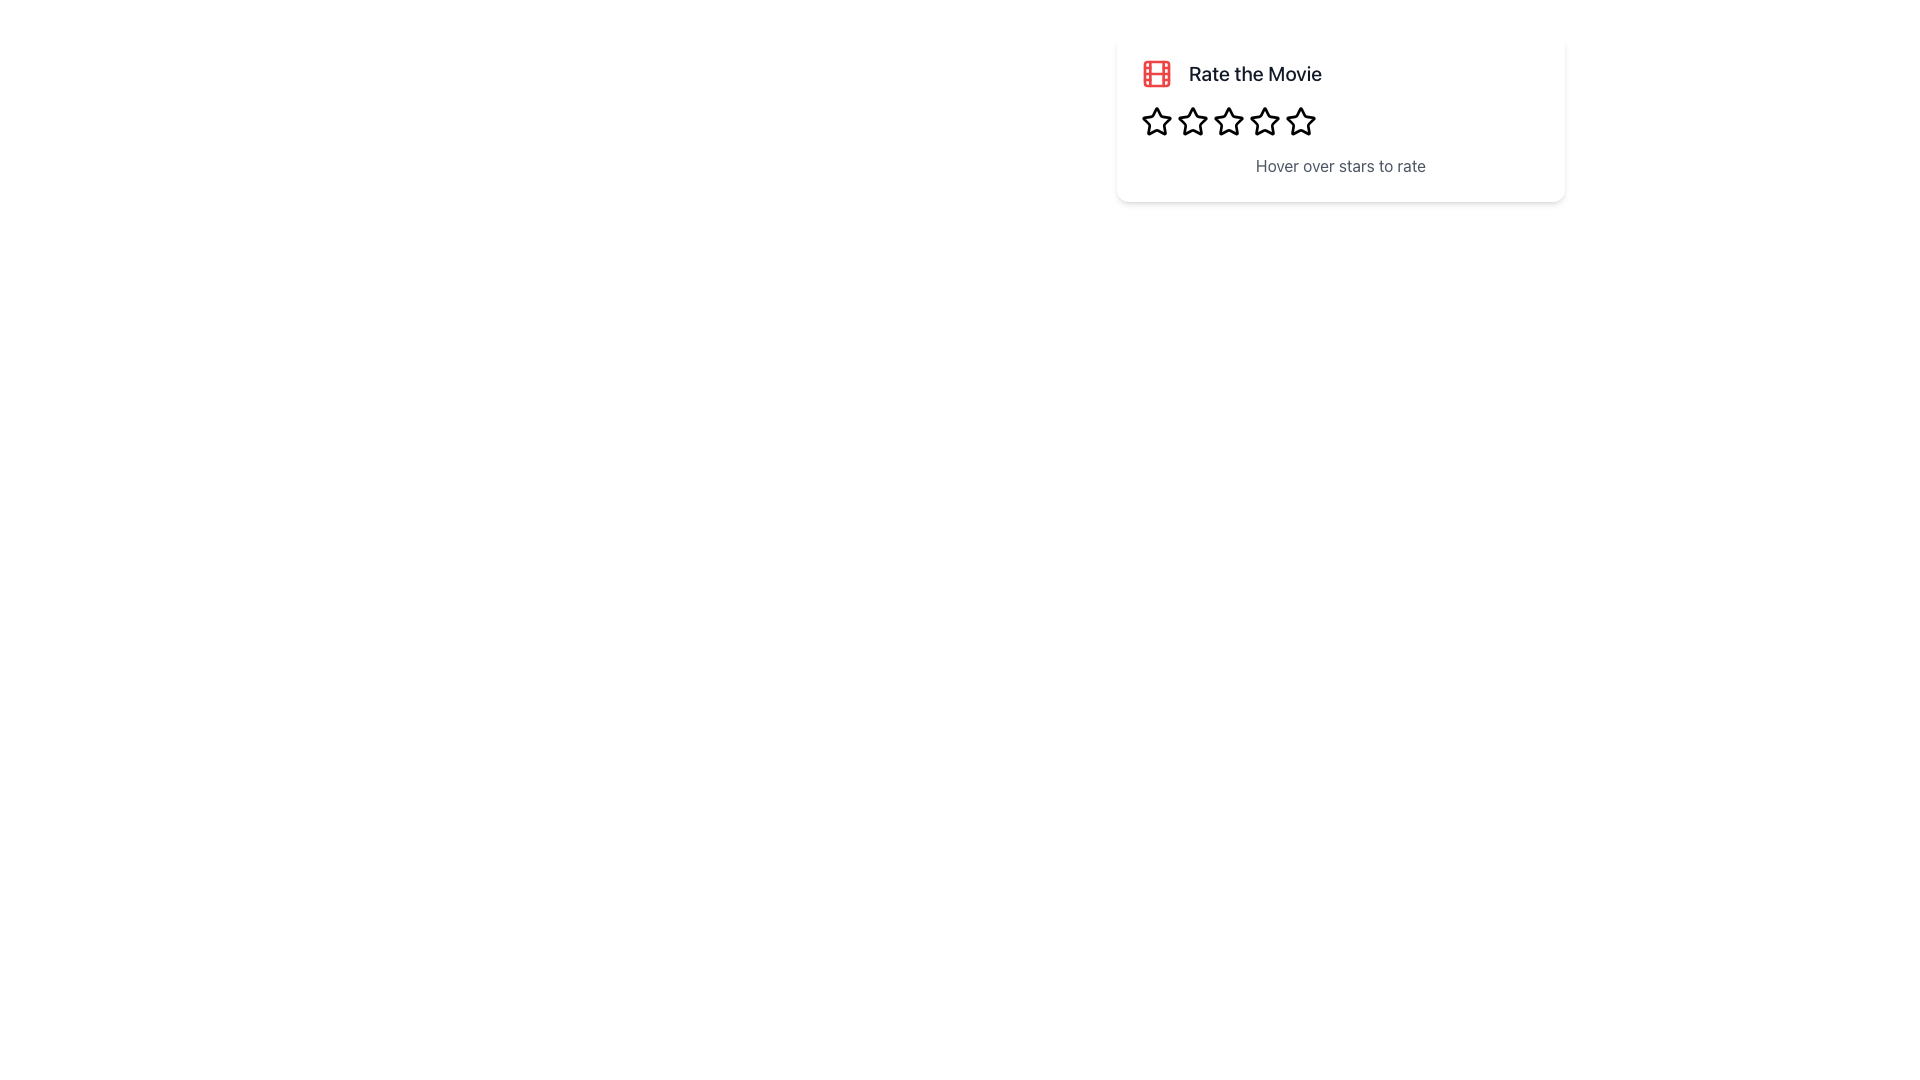  What do you see at coordinates (1156, 120) in the screenshot?
I see `the first star in the rating system located below 'Rate the Movie'` at bounding box center [1156, 120].